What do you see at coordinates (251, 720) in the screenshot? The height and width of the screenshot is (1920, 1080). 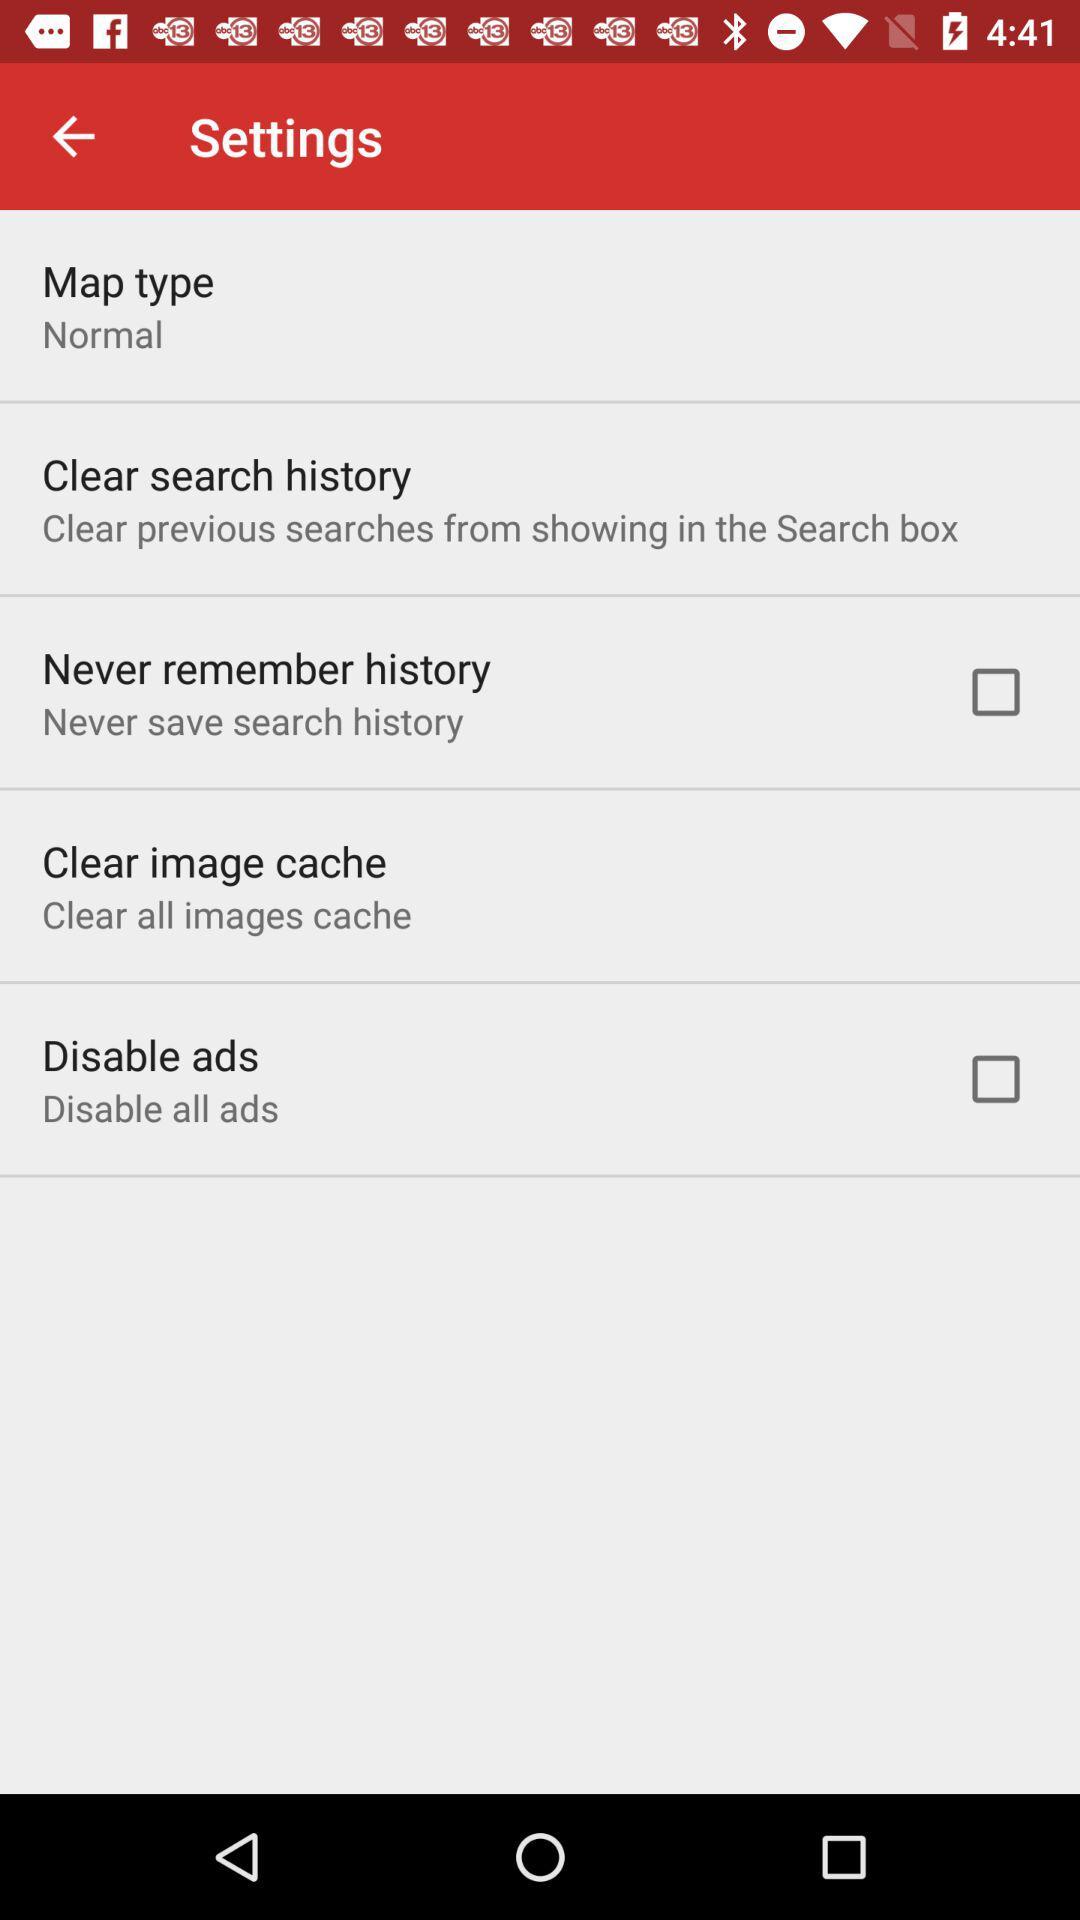 I see `icon above clear image cache icon` at bounding box center [251, 720].